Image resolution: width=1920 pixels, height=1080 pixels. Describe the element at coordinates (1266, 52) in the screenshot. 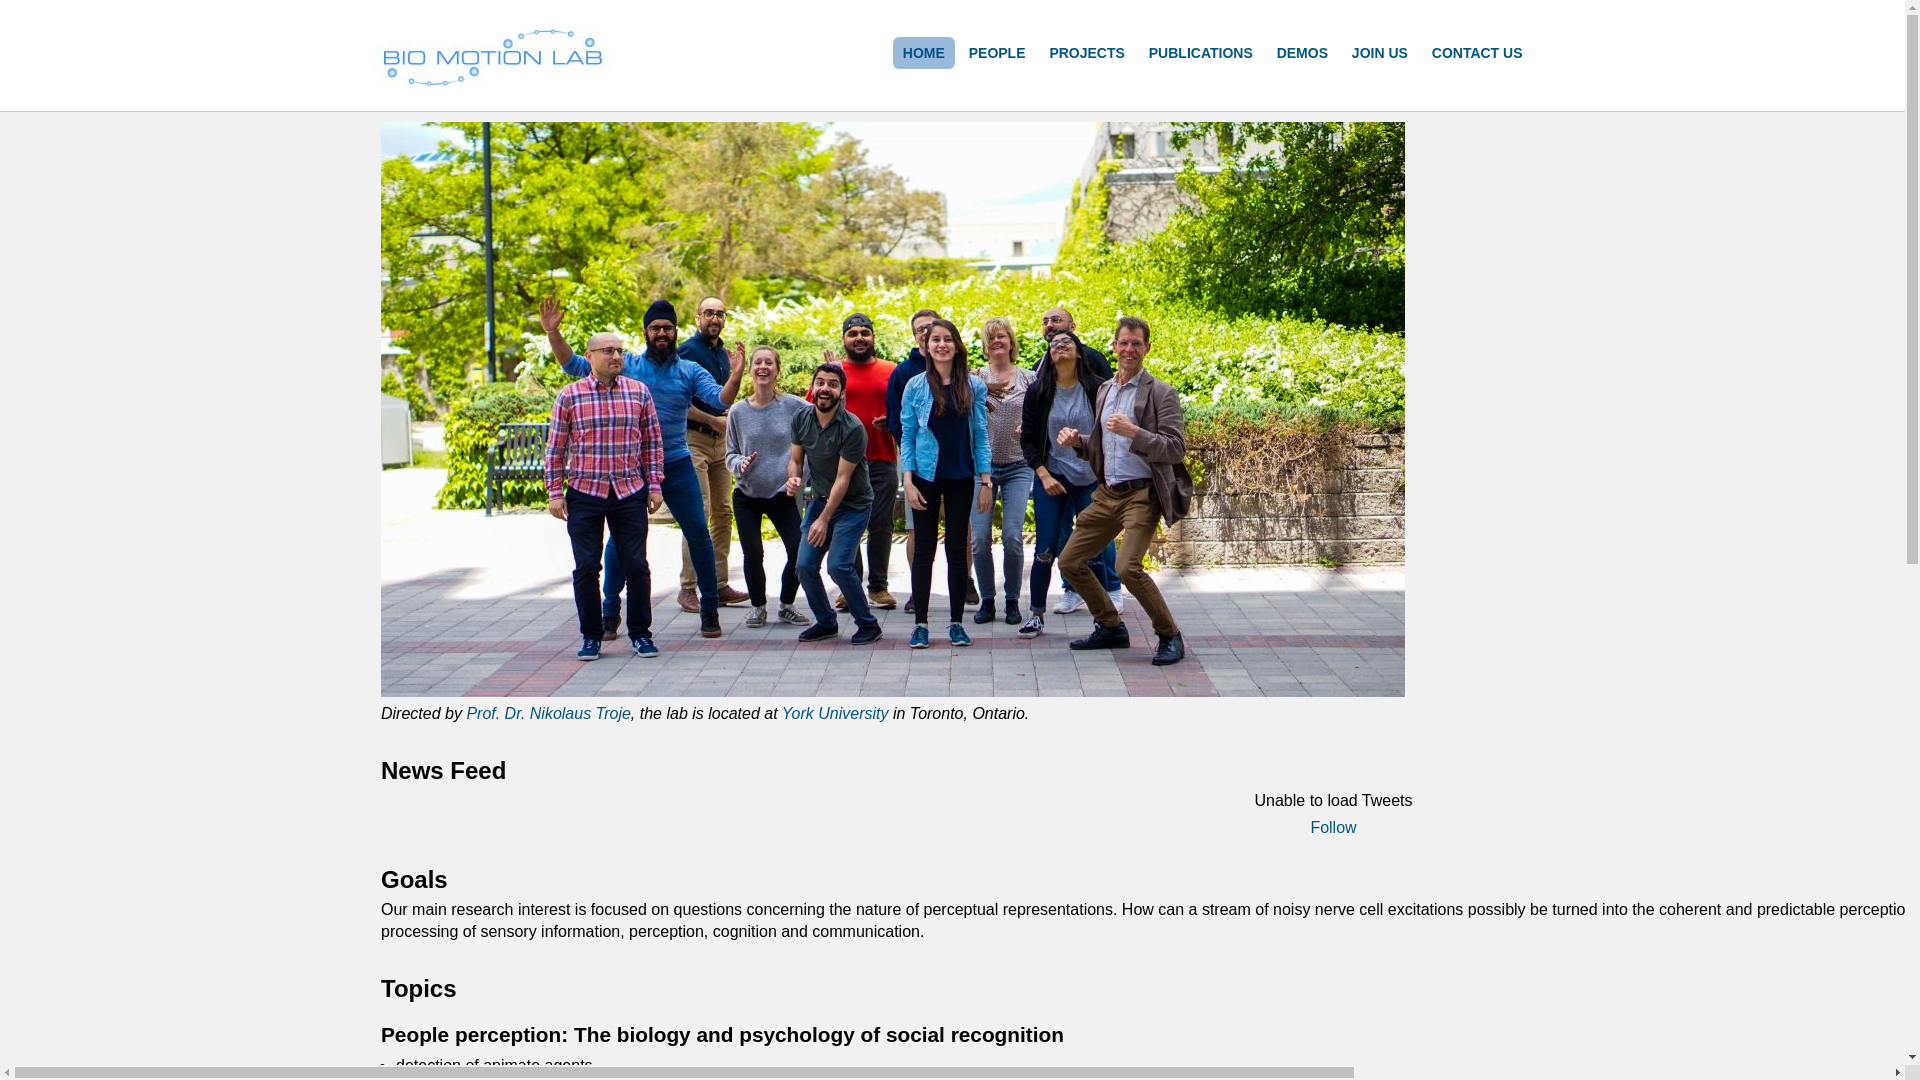

I see `'DEMOS'` at that location.